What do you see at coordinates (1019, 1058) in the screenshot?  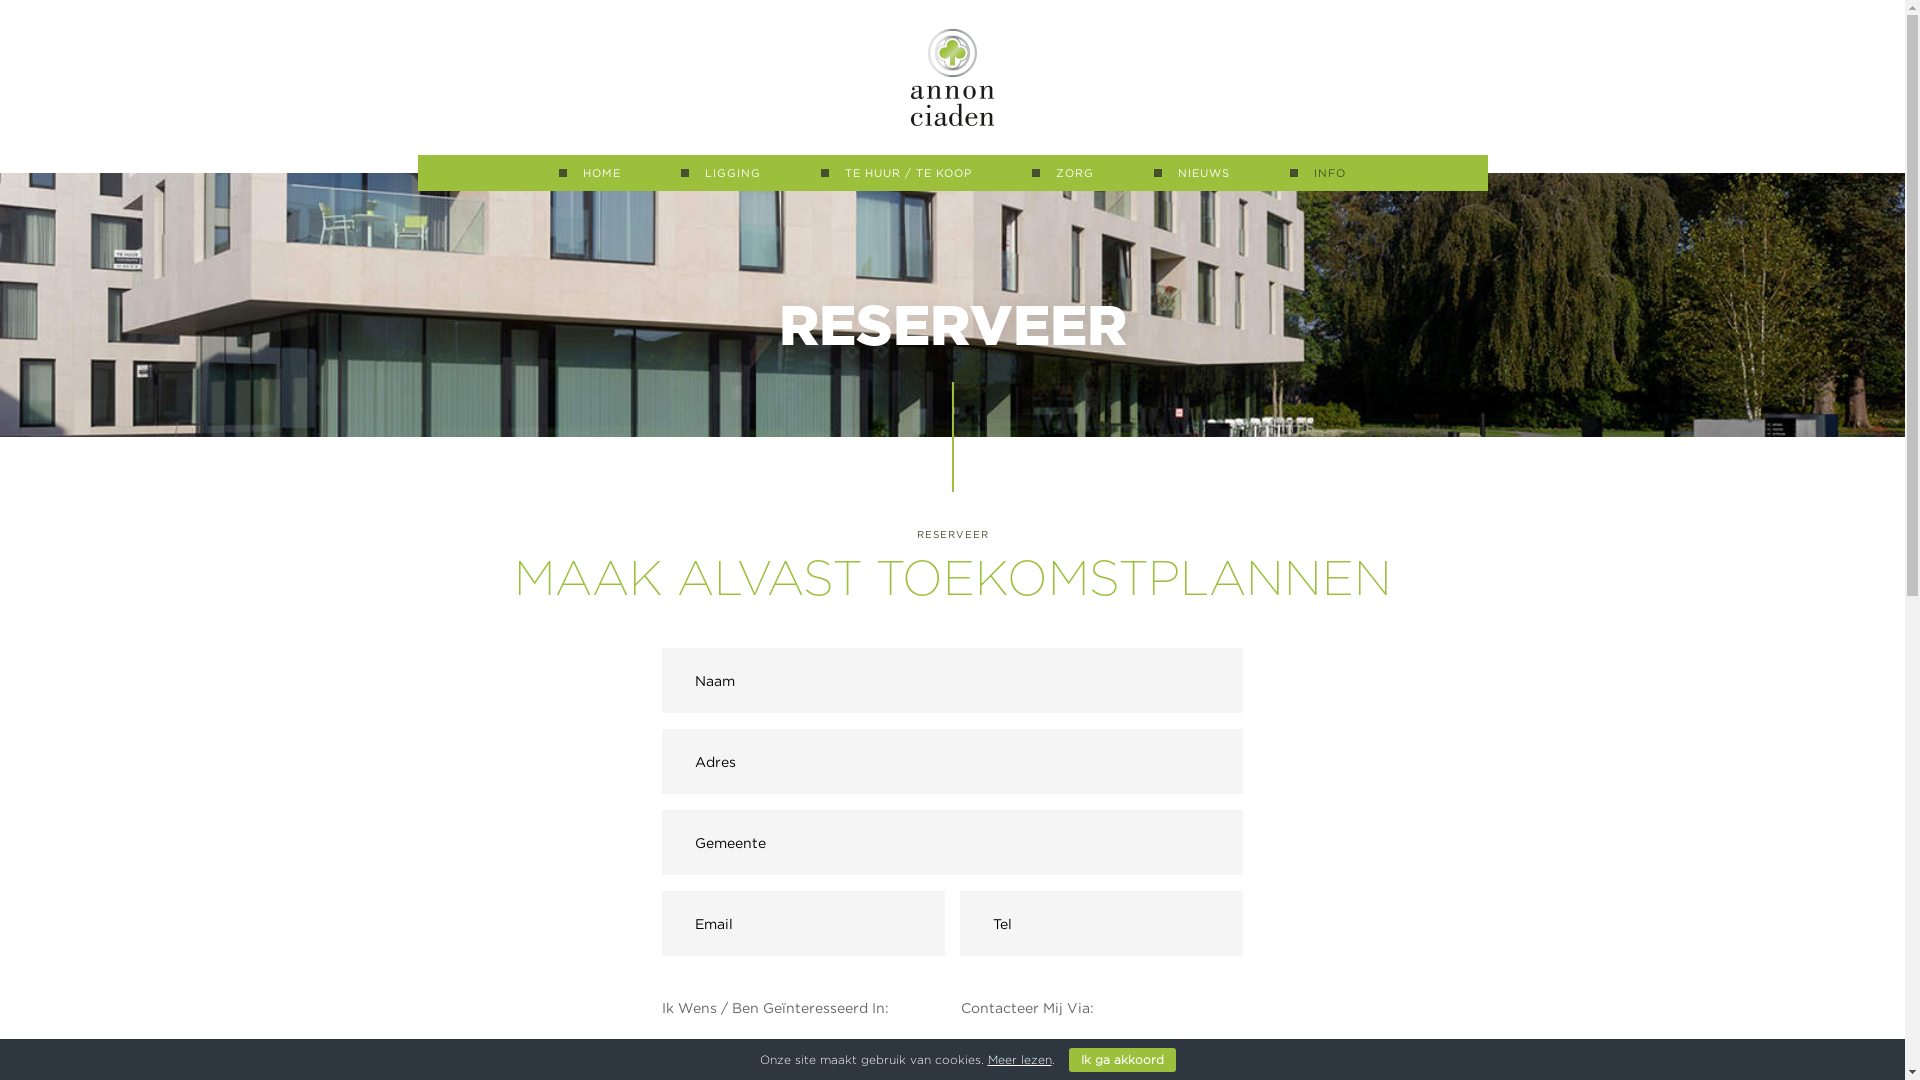 I see `'Meer lezen'` at bounding box center [1019, 1058].